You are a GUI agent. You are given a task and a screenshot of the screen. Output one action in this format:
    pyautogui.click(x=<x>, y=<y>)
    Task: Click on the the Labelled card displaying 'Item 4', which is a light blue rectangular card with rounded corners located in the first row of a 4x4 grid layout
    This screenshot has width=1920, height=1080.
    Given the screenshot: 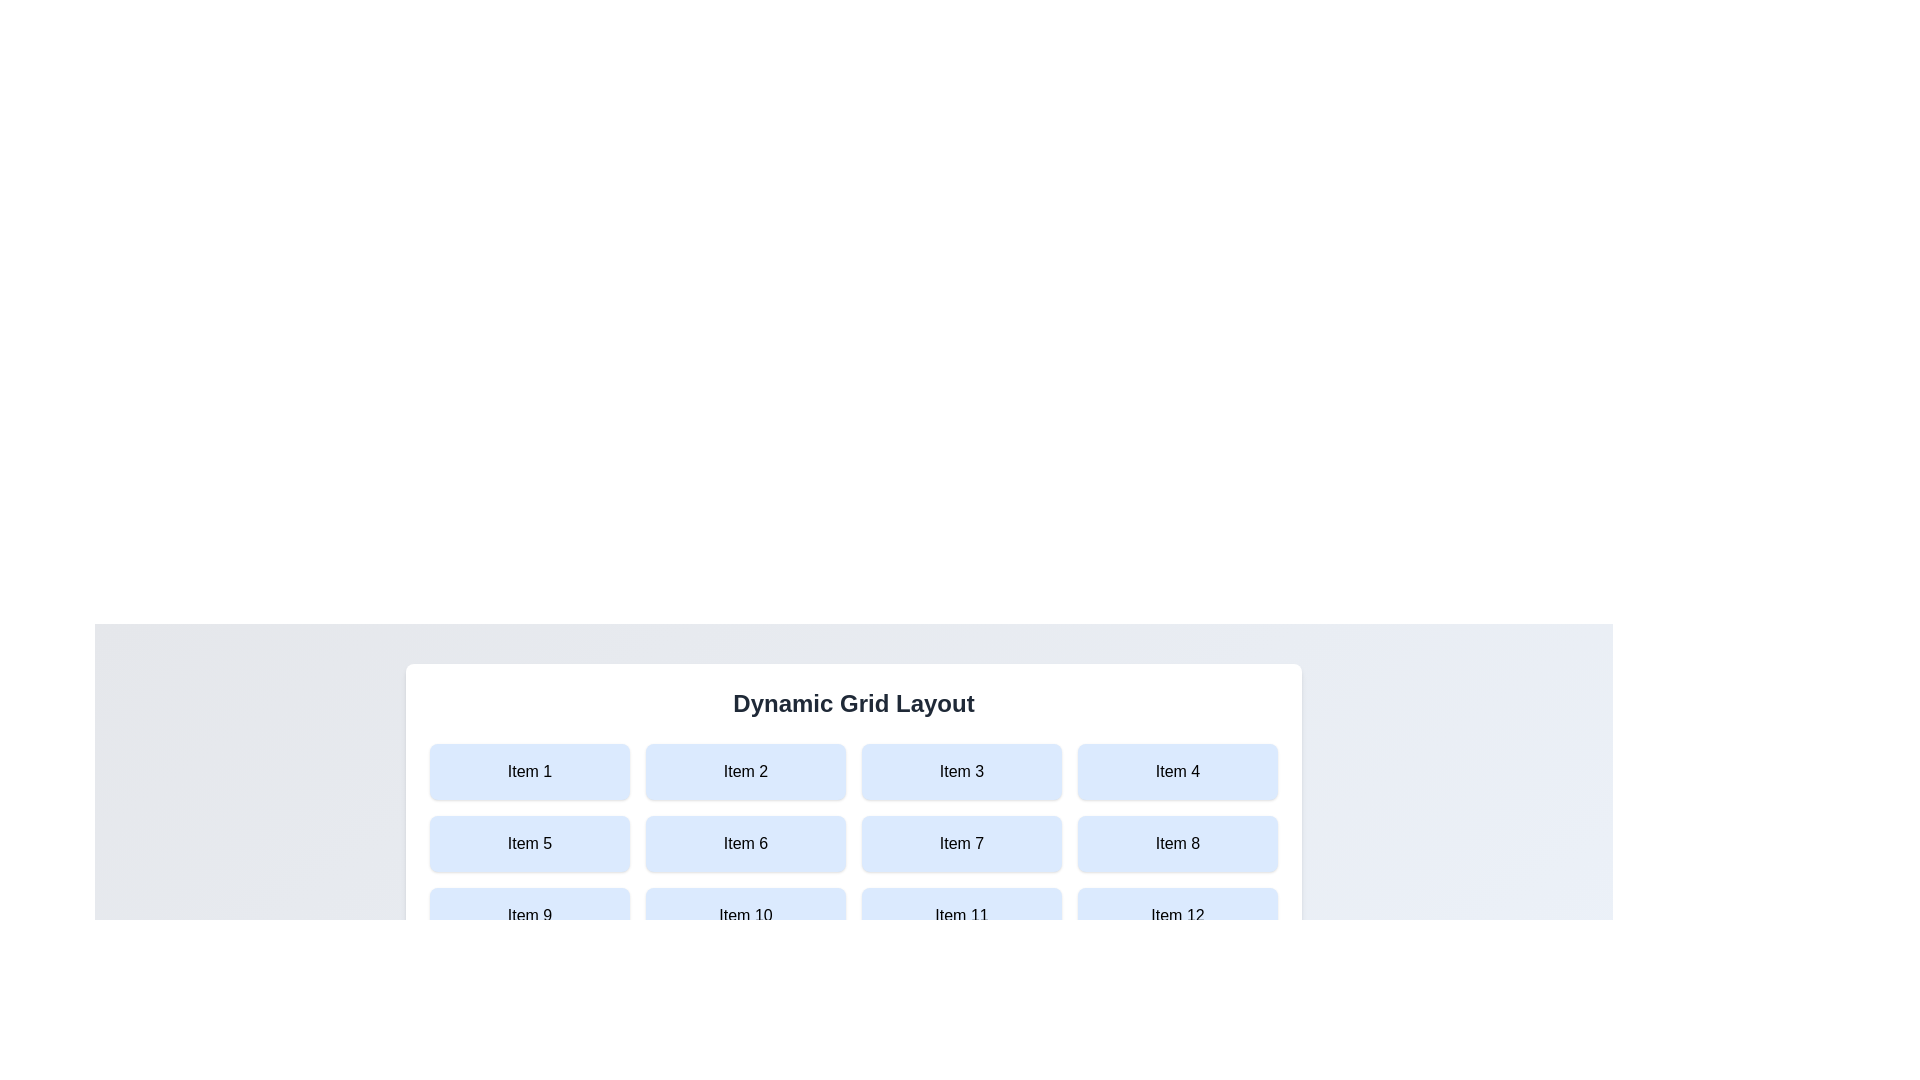 What is the action you would take?
    pyautogui.click(x=1177, y=770)
    